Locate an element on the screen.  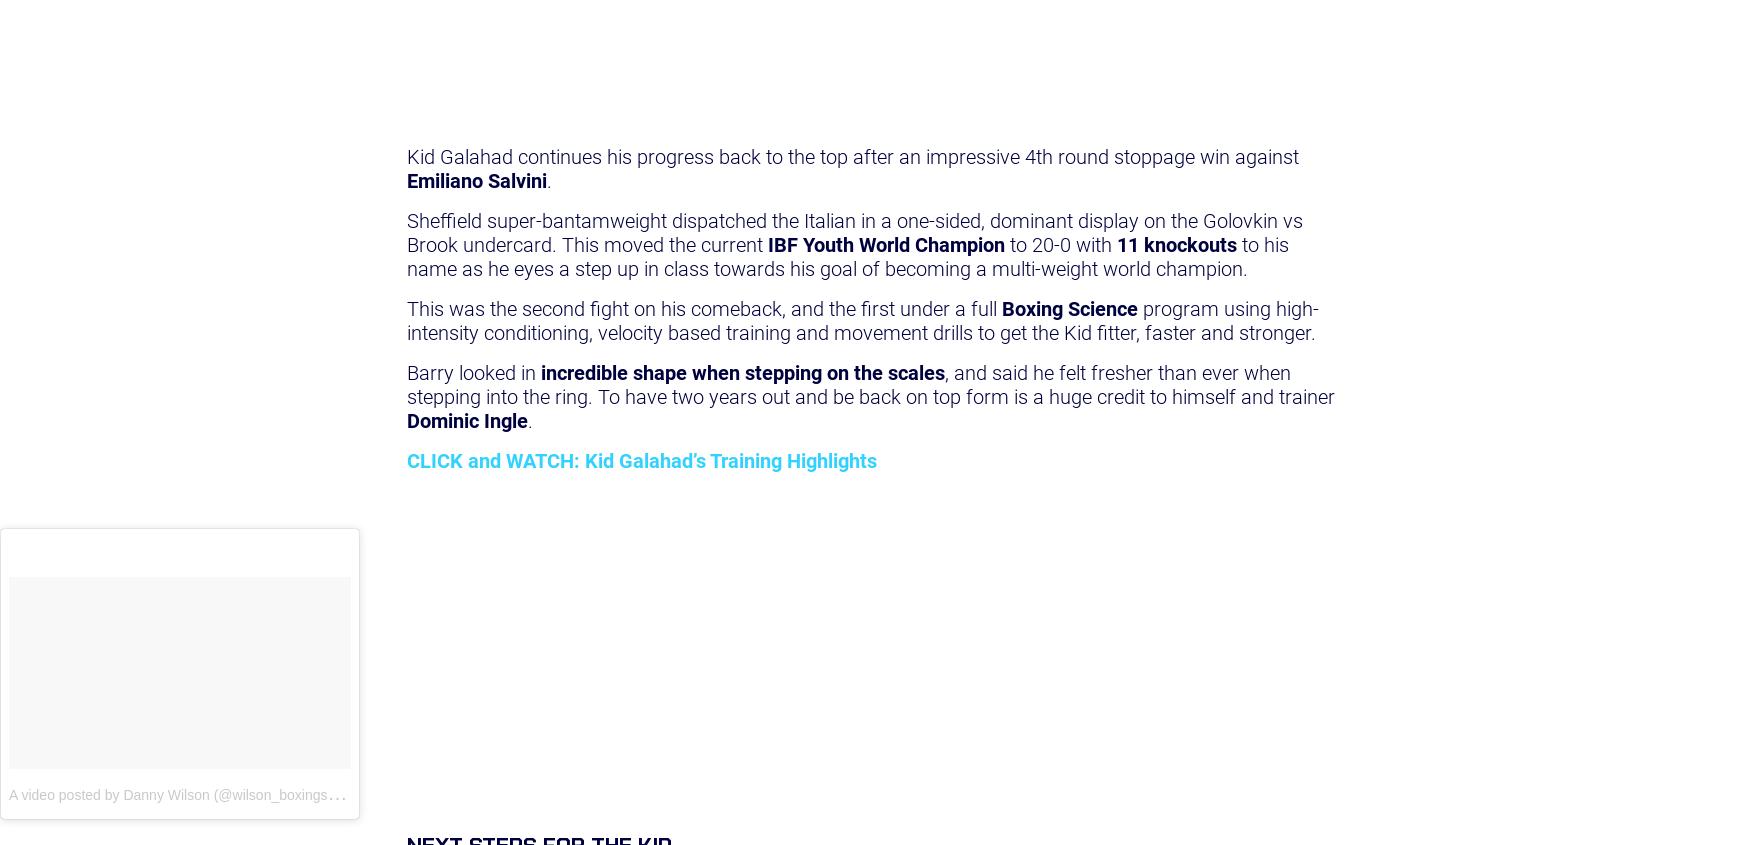
'Boxing Science' is located at coordinates (1000, 309).